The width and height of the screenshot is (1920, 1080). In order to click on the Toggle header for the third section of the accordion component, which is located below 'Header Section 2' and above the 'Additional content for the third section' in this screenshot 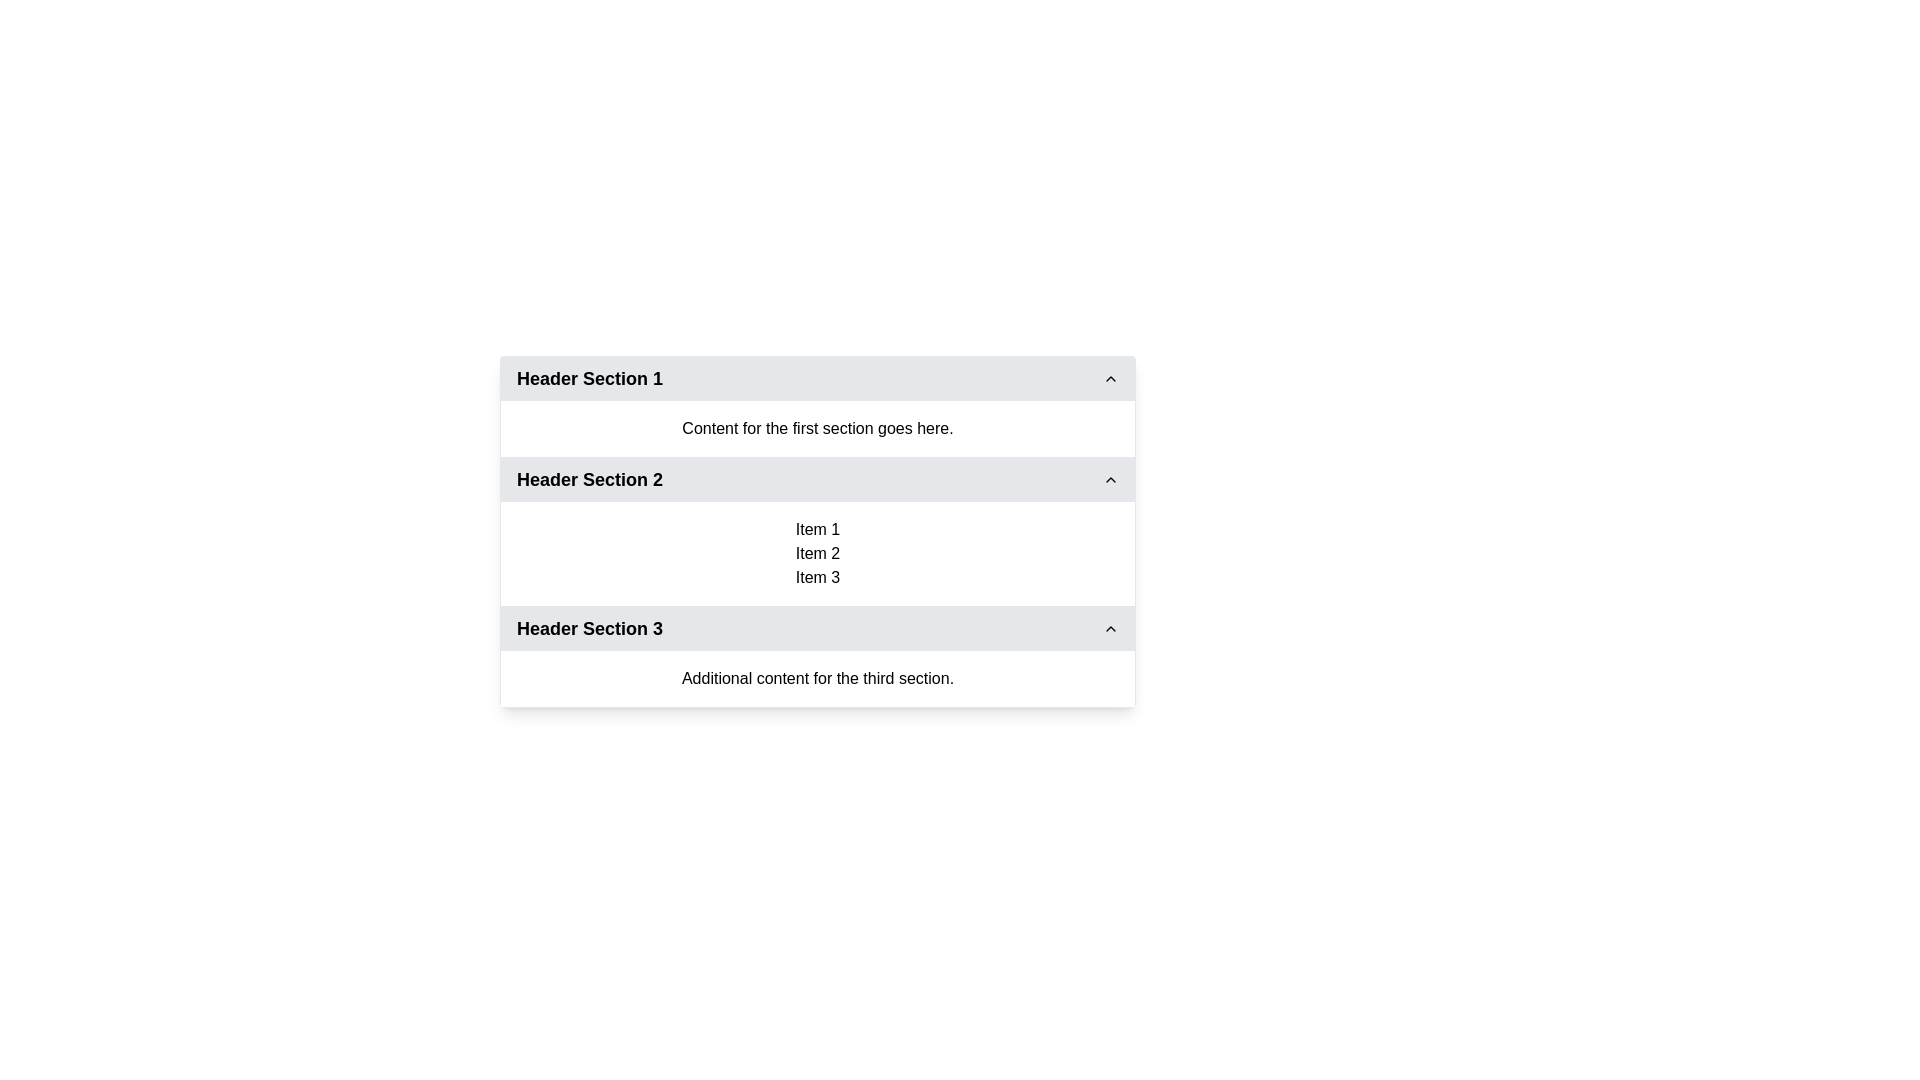, I will do `click(817, 627)`.